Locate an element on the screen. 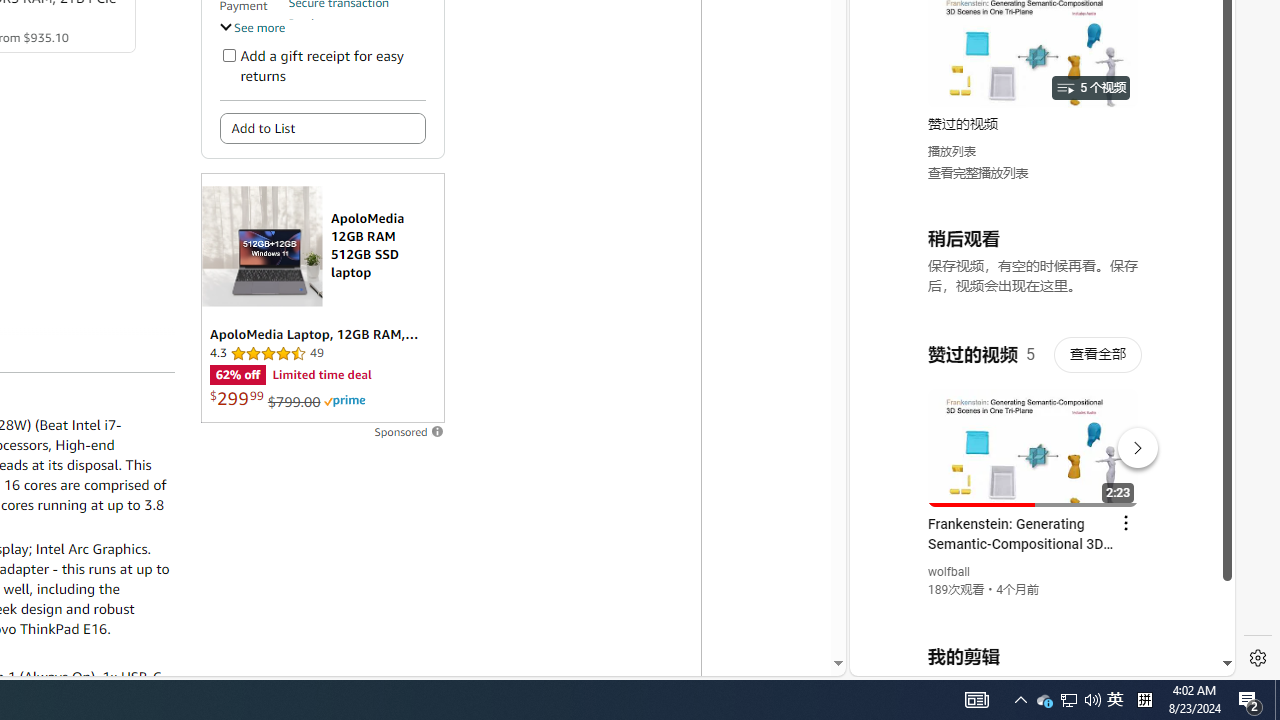 The image size is (1280, 720). 'Sponsored ad' is located at coordinates (322, 298).